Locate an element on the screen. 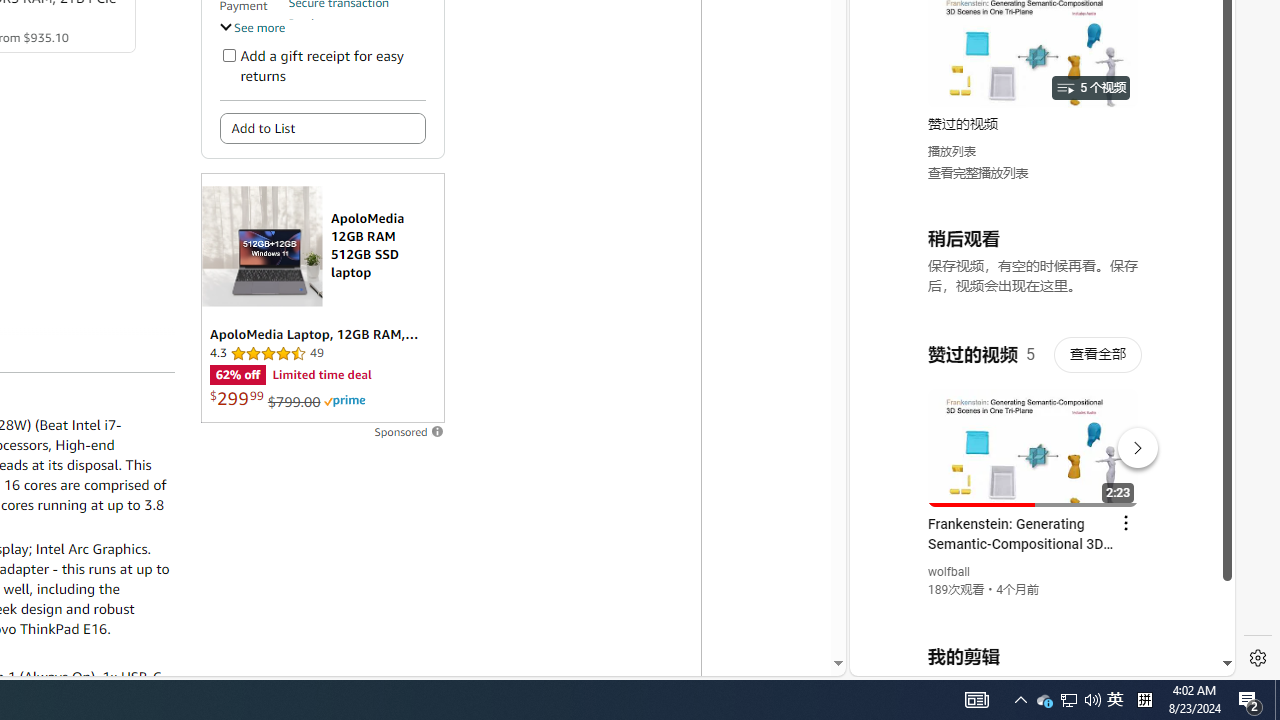 The image size is (1280, 720). 'Sponsored ad' is located at coordinates (322, 298).